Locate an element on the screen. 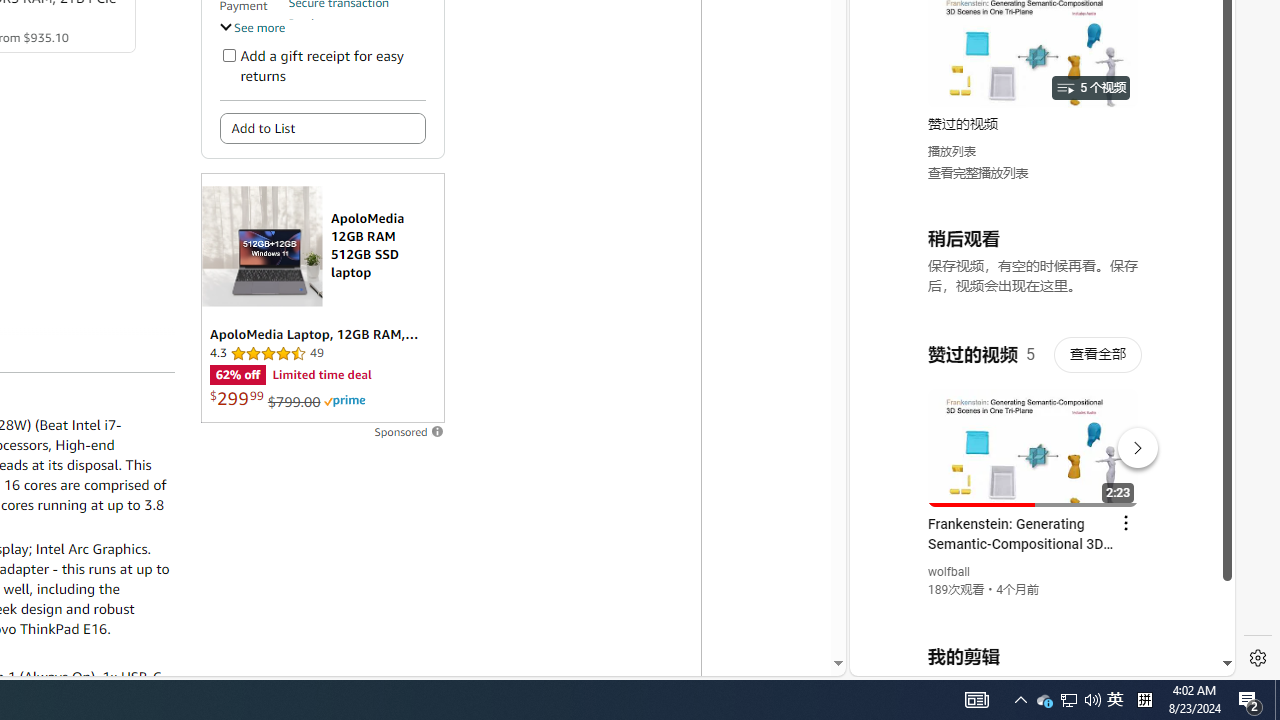 The image size is (1280, 720). 'Sponsored ad' is located at coordinates (322, 298).